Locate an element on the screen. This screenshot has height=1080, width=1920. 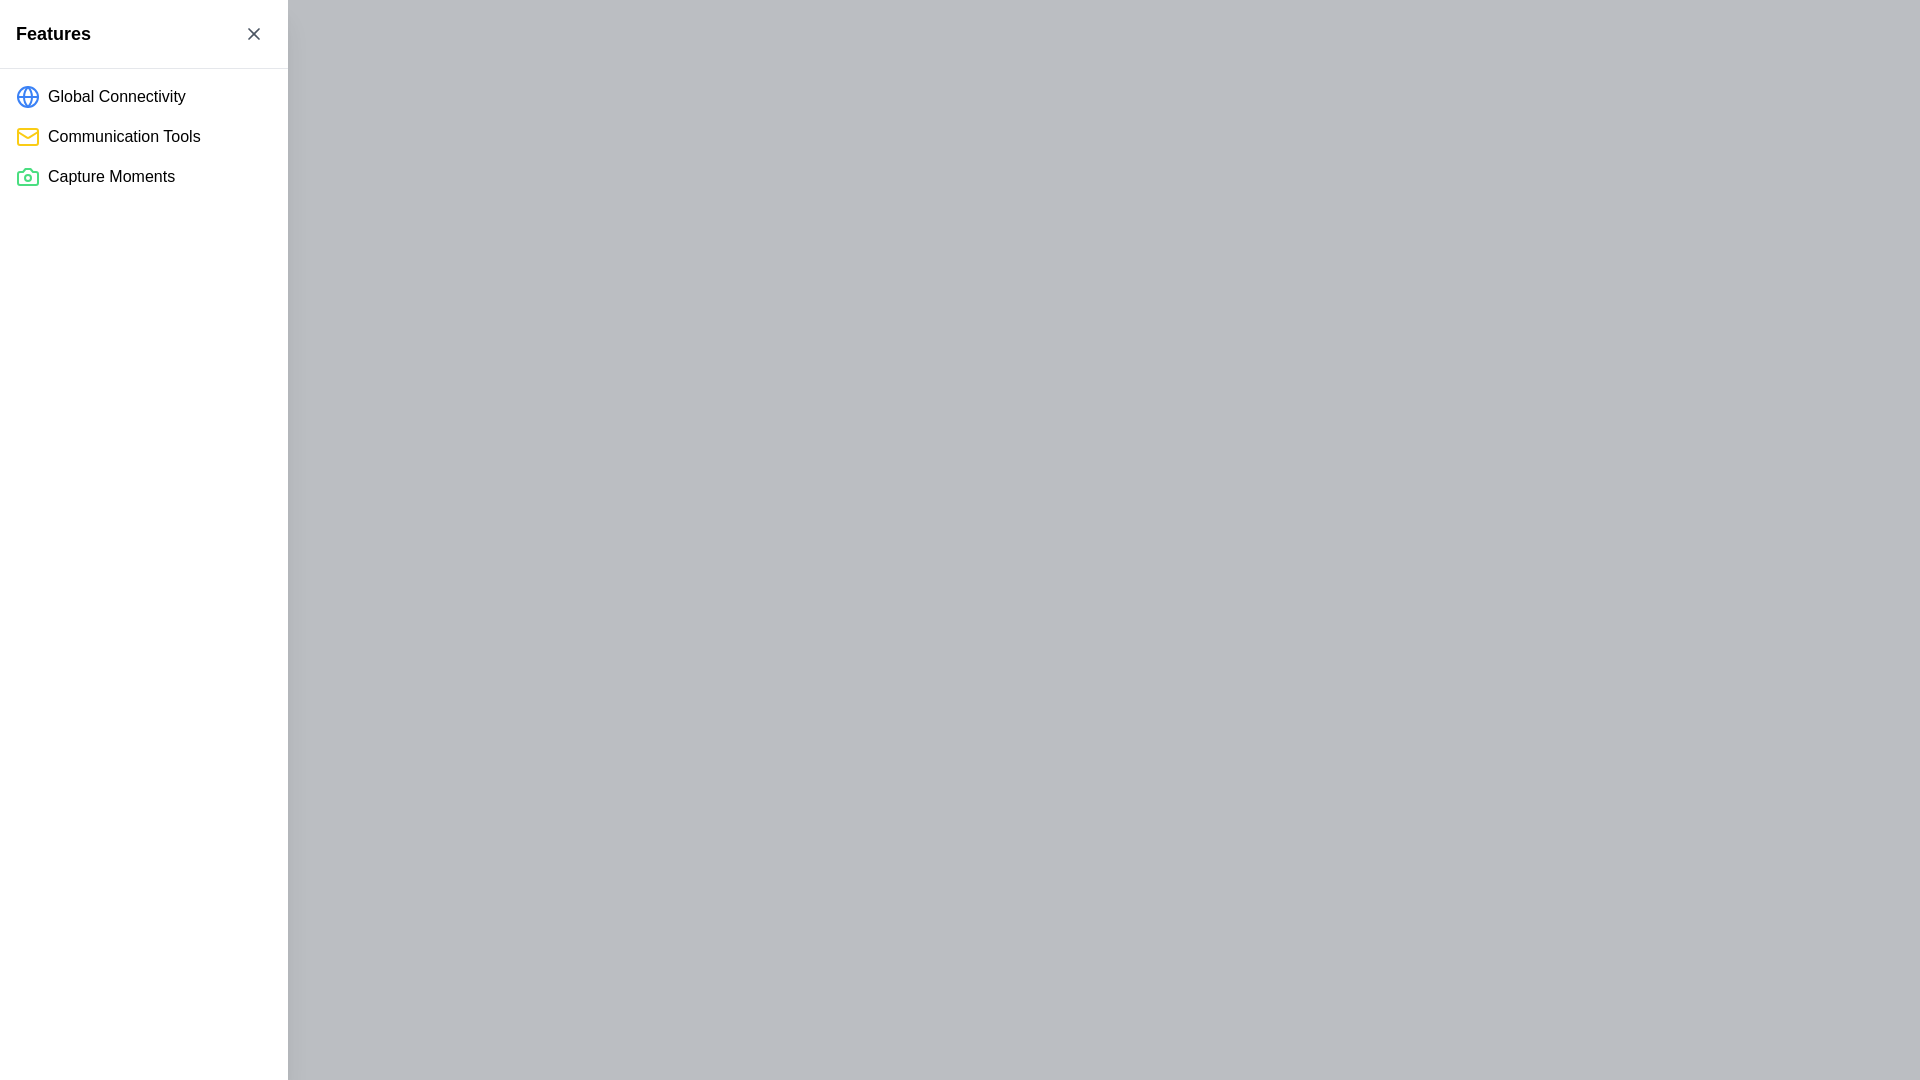
the close button located at the top-right corner of the 'Features' panel is located at coordinates (253, 34).